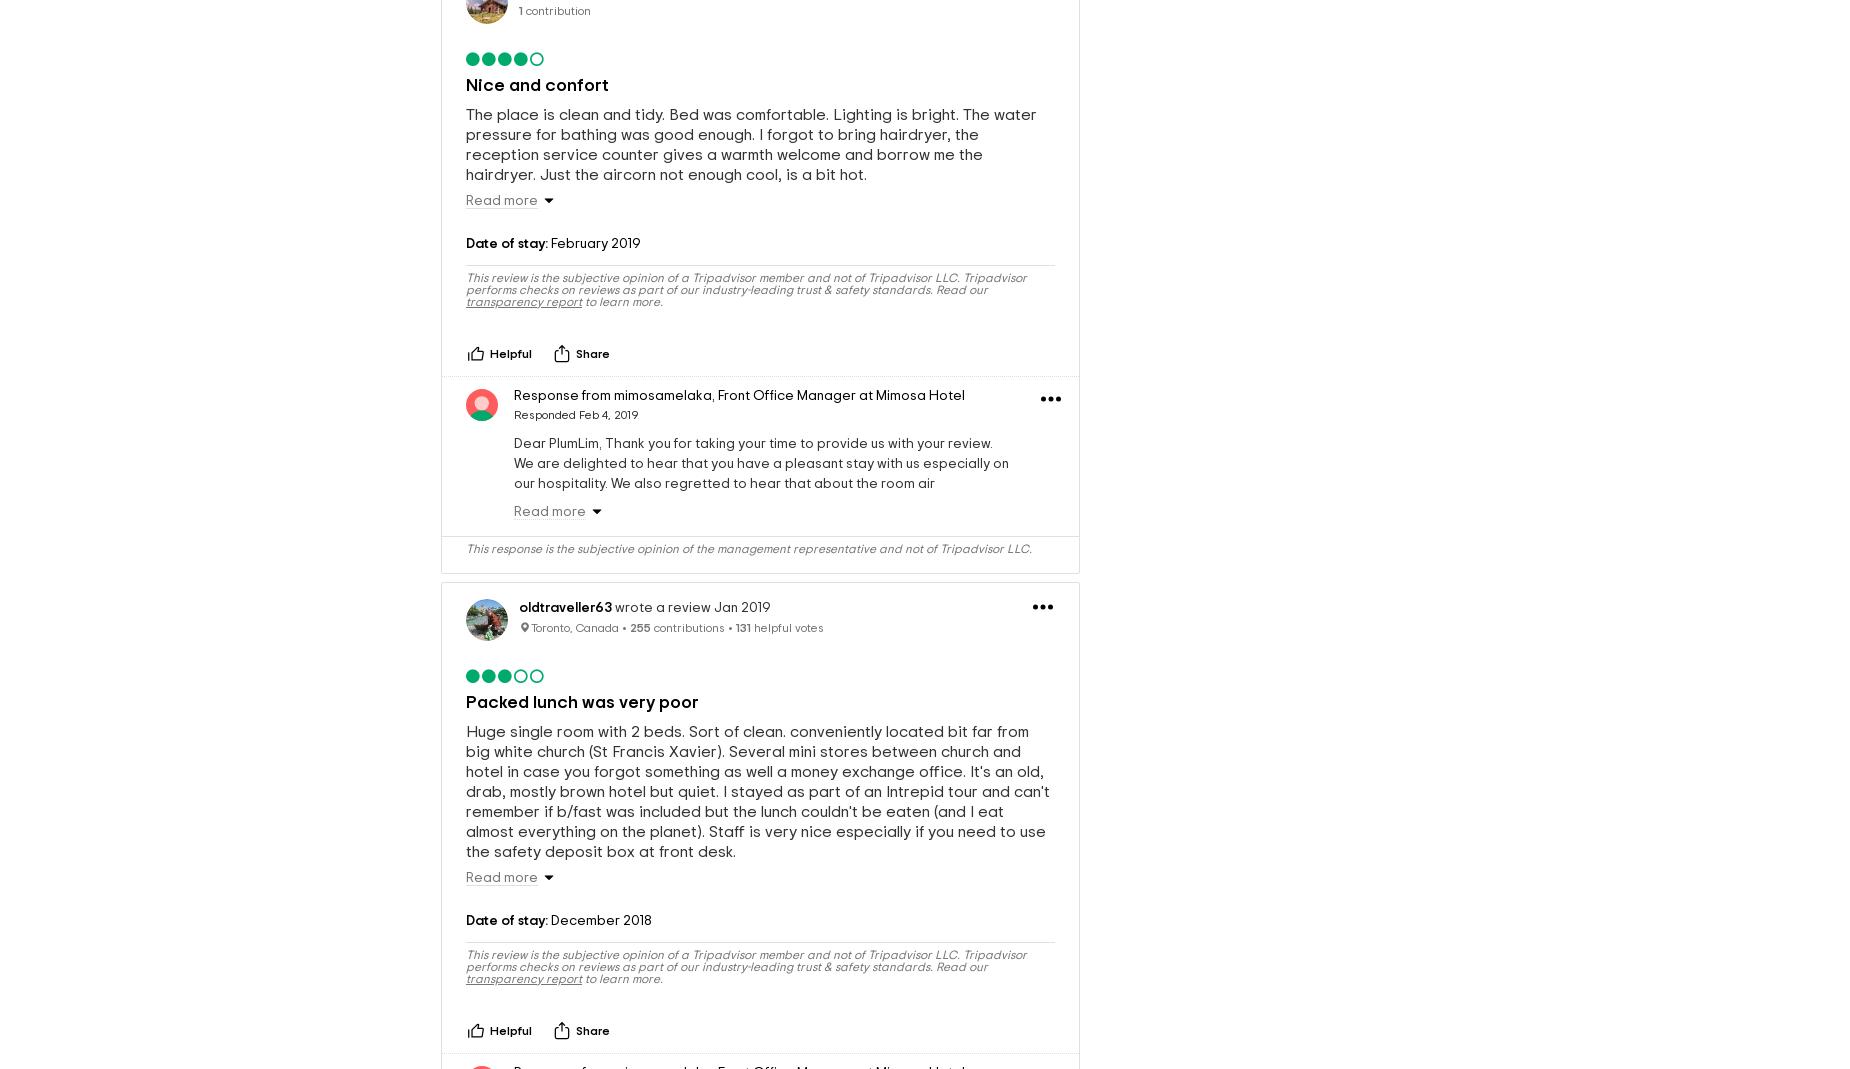  What do you see at coordinates (787, 626) in the screenshot?
I see `'helpful votes'` at bounding box center [787, 626].